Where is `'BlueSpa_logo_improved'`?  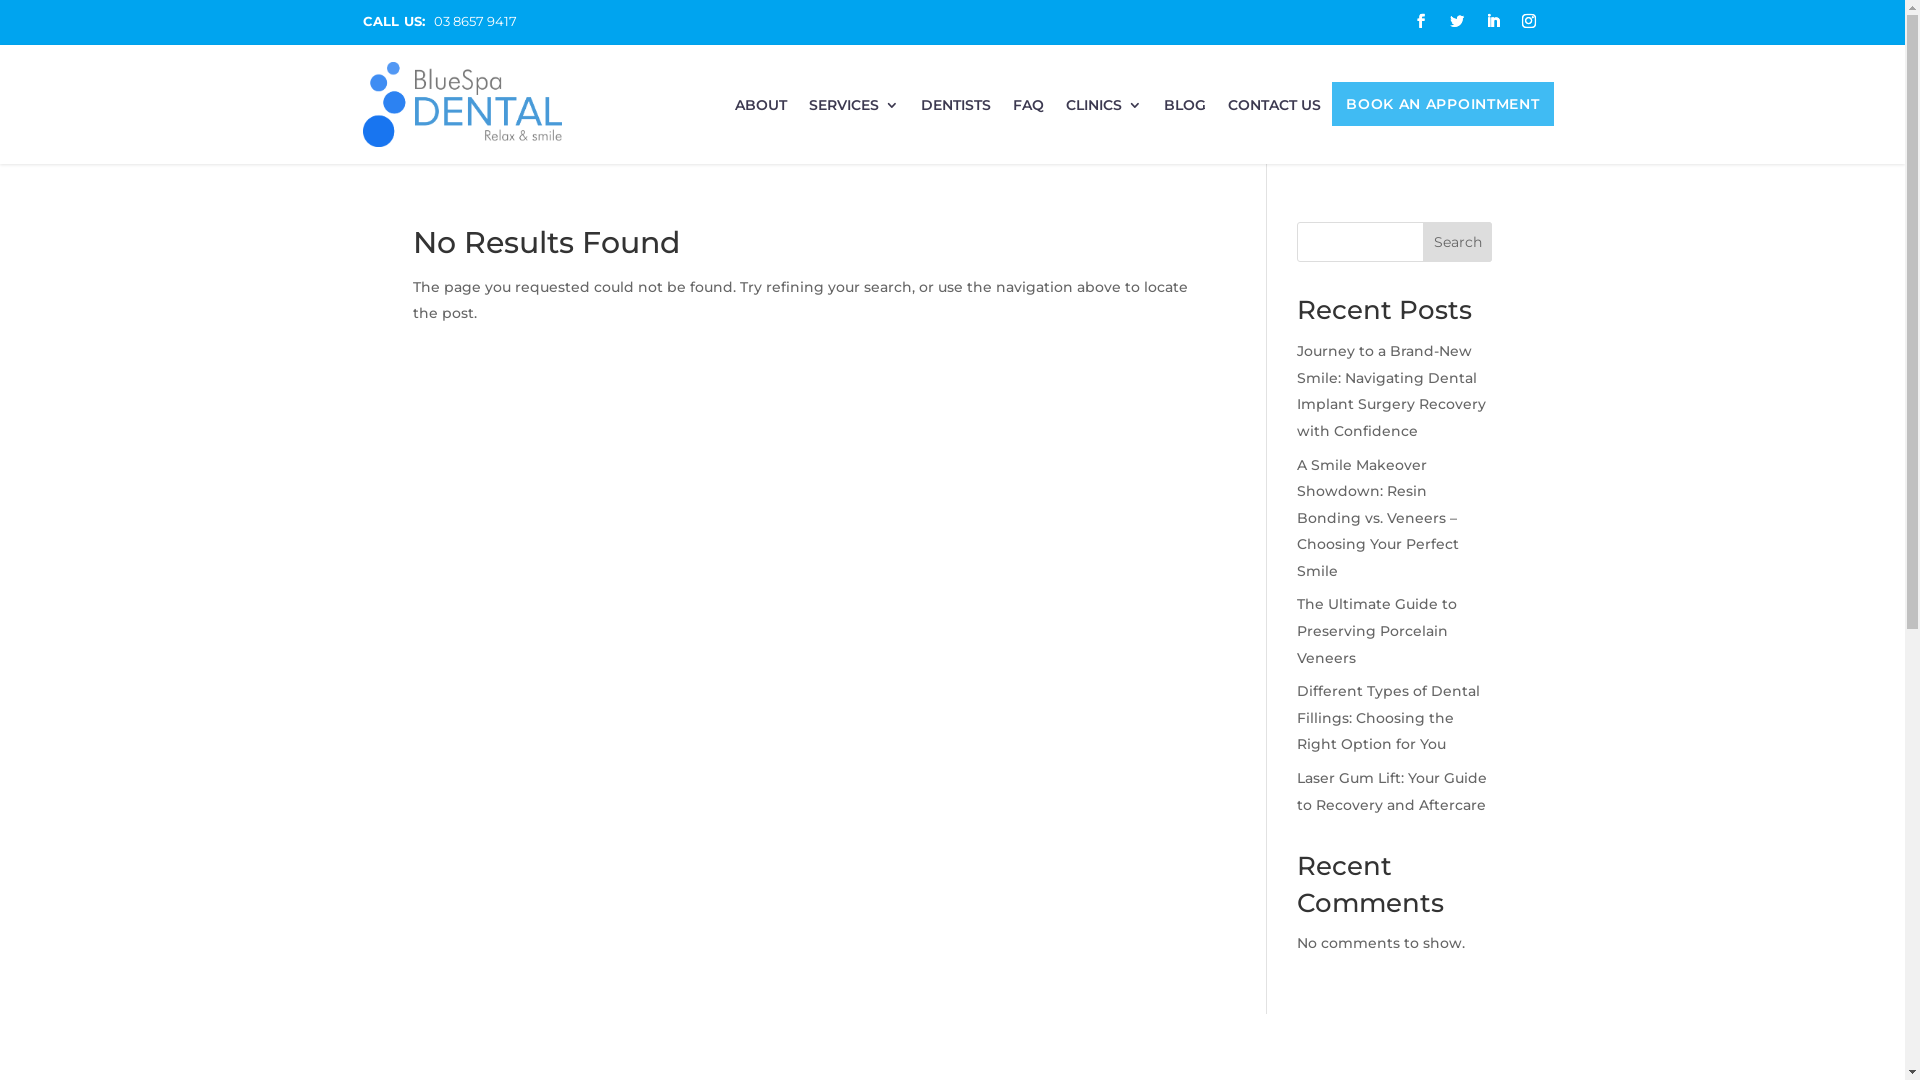
'BlueSpa_logo_improved' is located at coordinates (361, 104).